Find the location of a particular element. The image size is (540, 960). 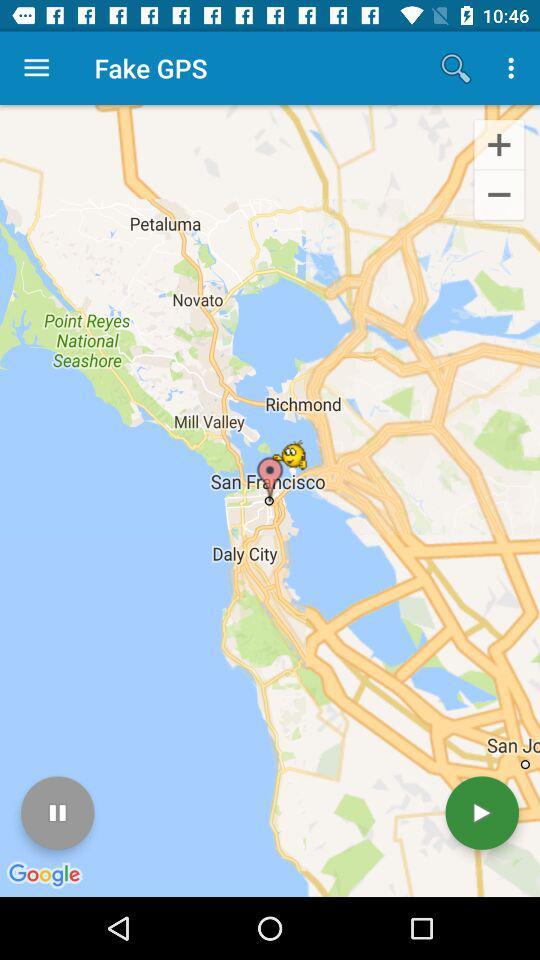

the icon to the right of fake gps icon is located at coordinates (455, 68).